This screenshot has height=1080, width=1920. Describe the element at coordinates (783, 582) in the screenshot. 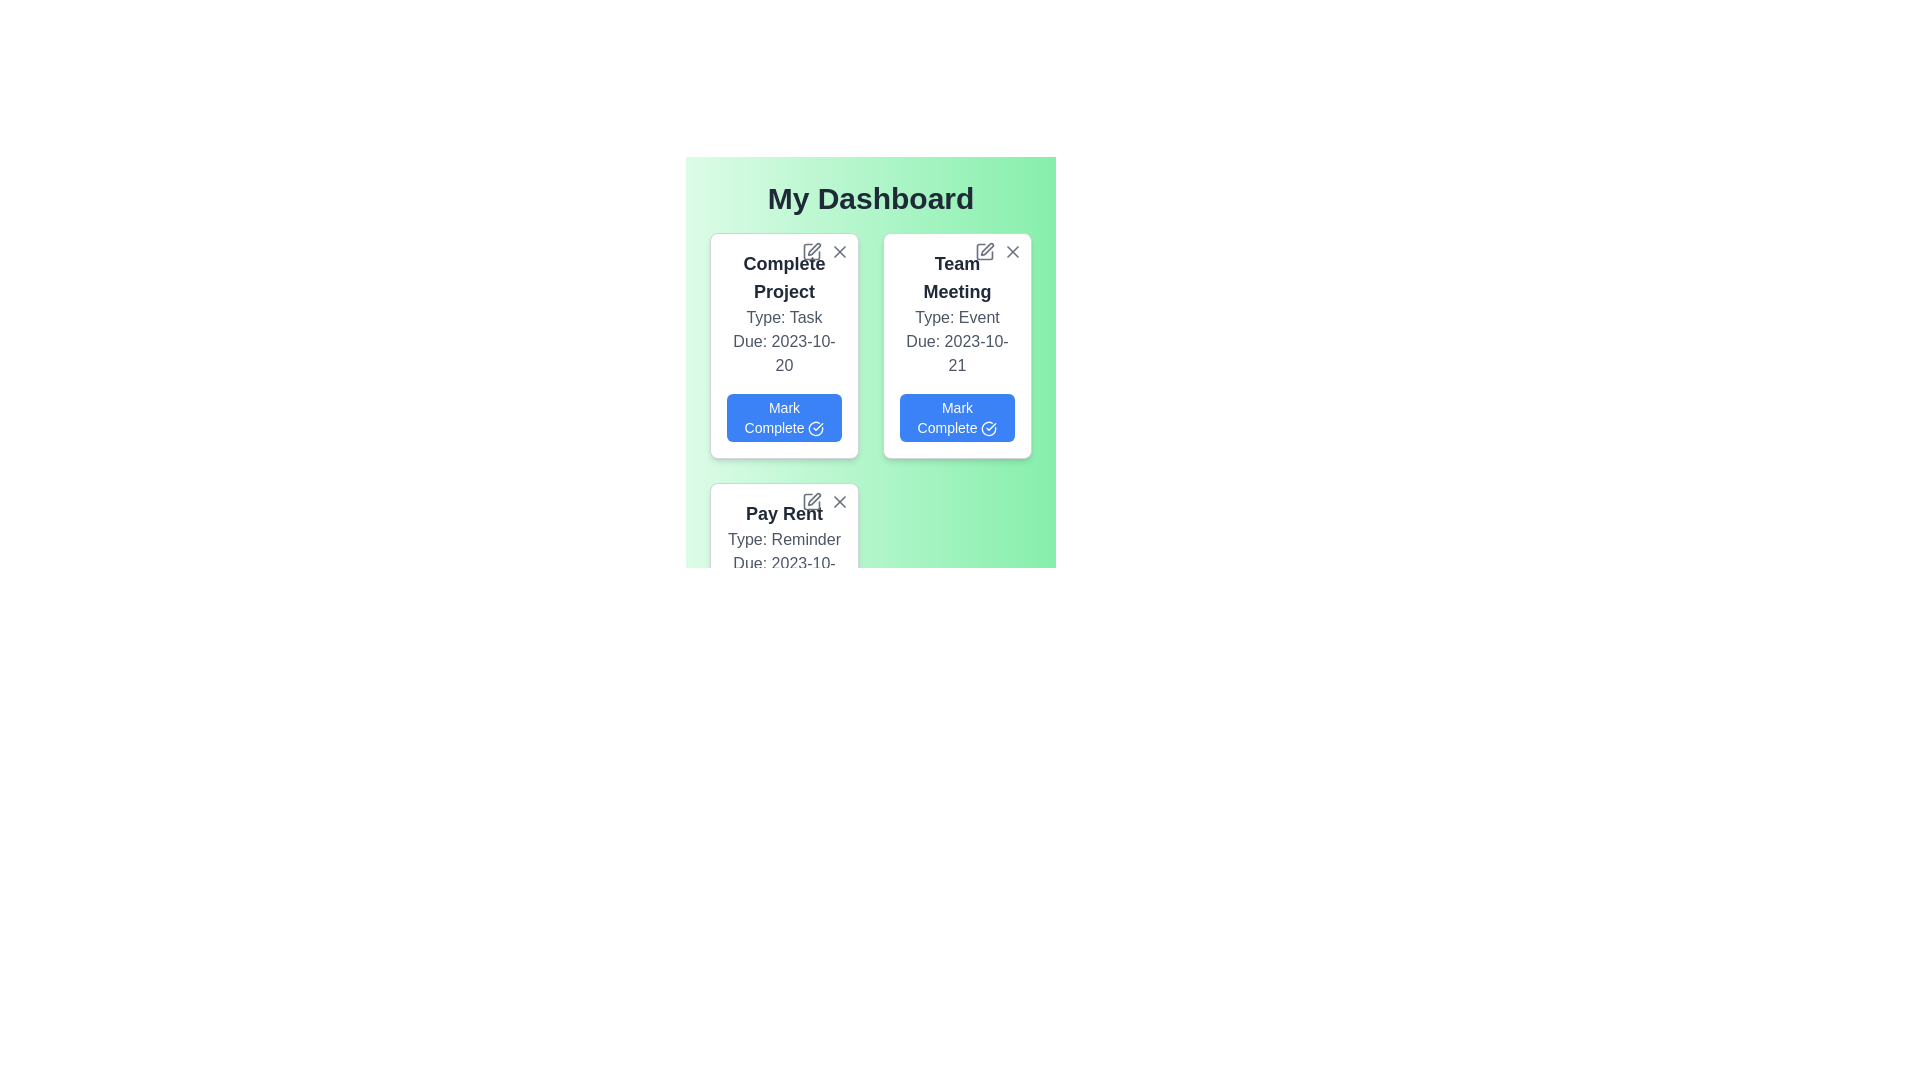

I see `the Task Summary Card that acts as a reminder for rent payment, positioned as the third card in the grid layout below 'Complete Project' and 'Team Meeting'` at that location.